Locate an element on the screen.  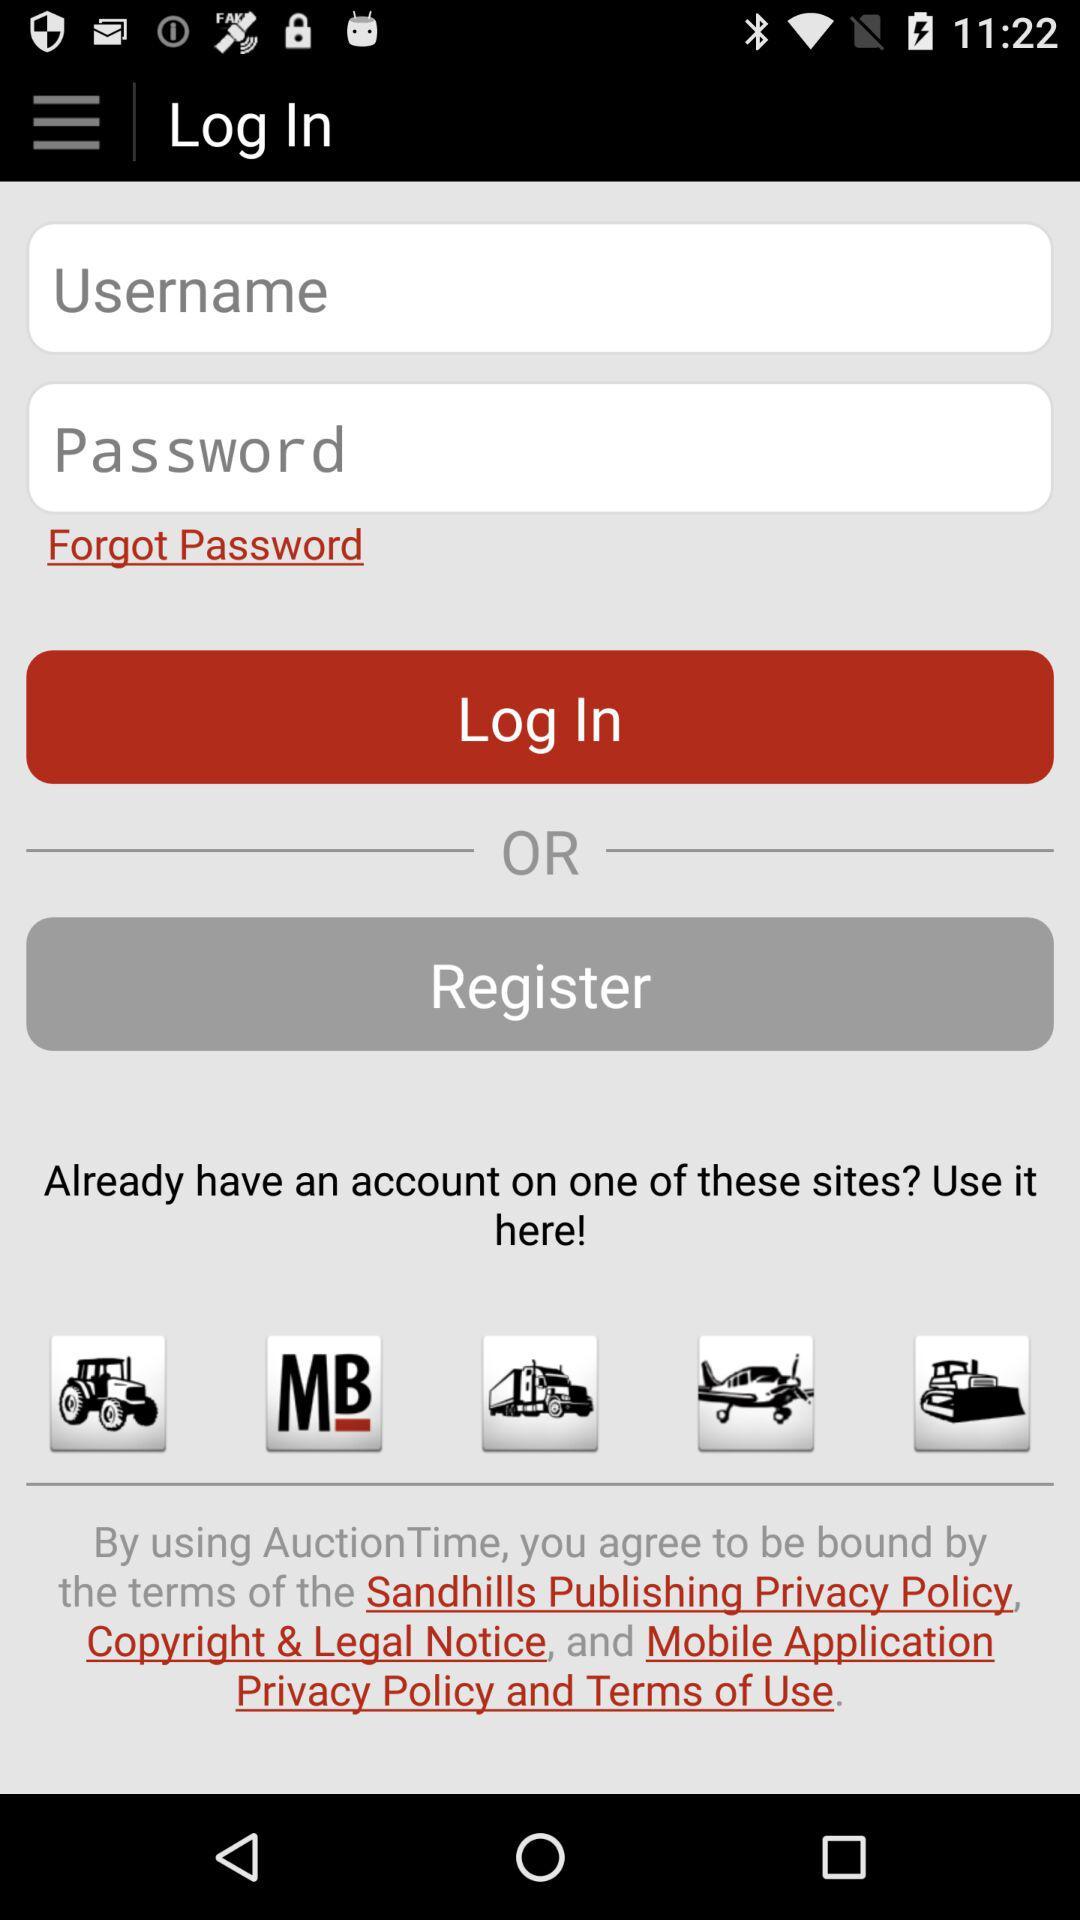
by using auctiontime icon is located at coordinates (540, 1614).